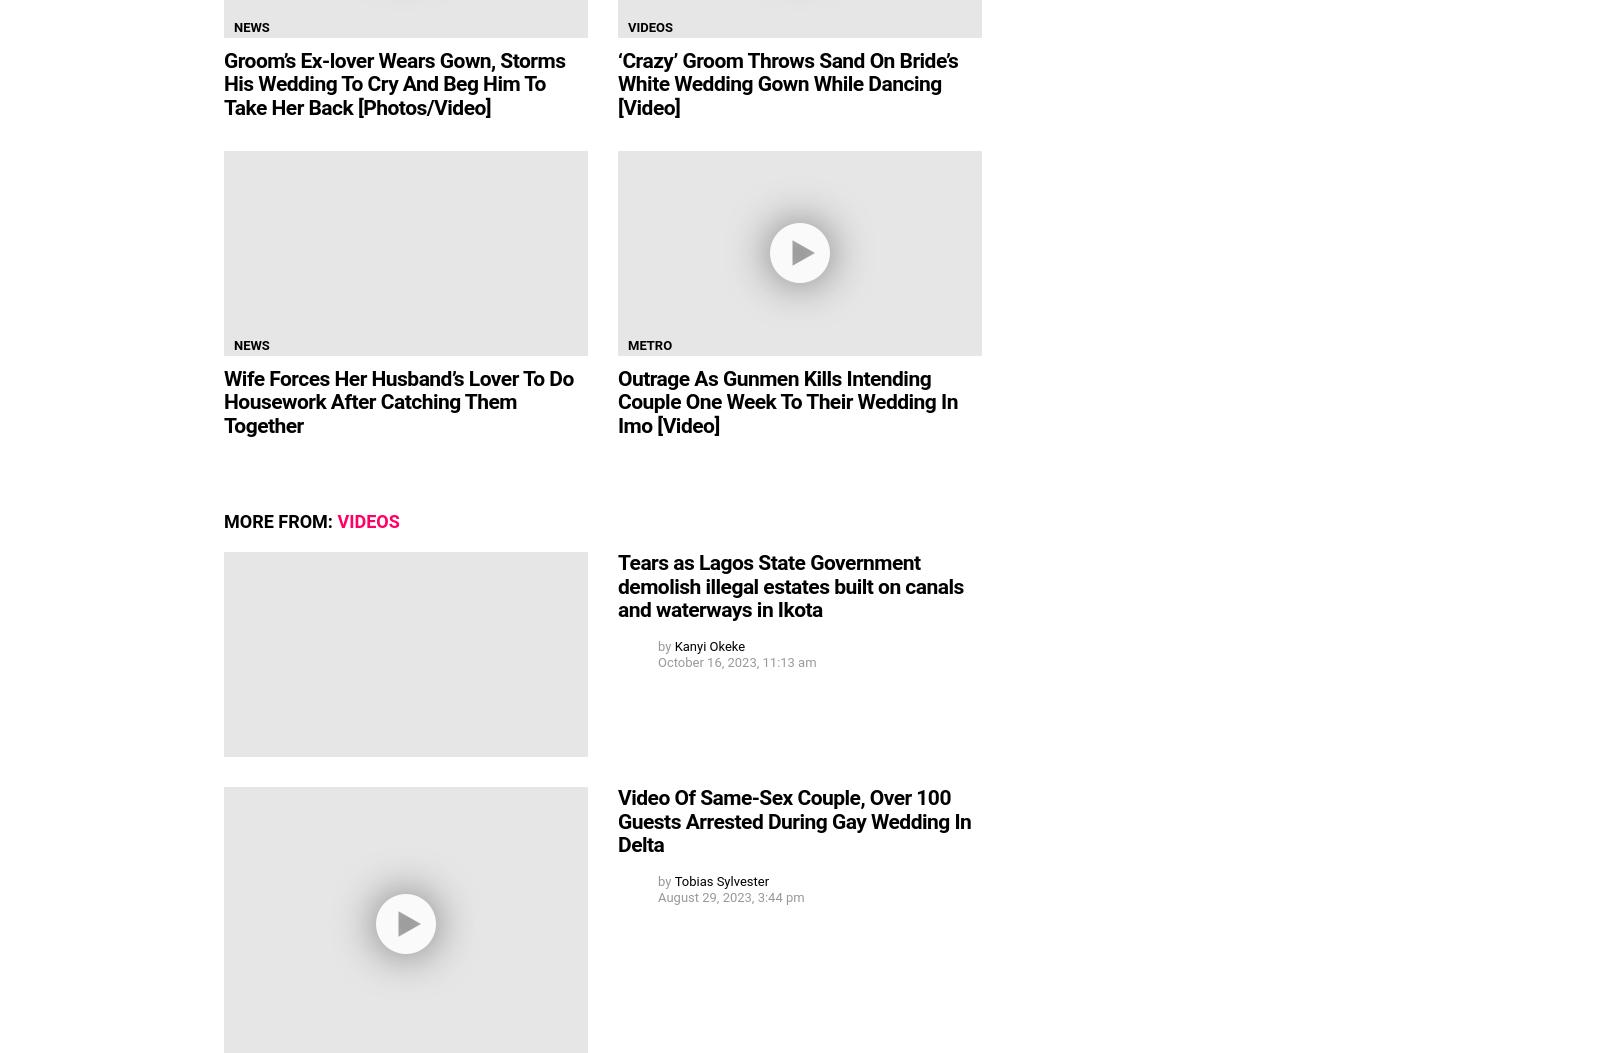 This screenshot has width=1600, height=1053. I want to click on 'Wife Forces Her Husband’s Lover To Do Housework After Catching Them Together', so click(398, 401).